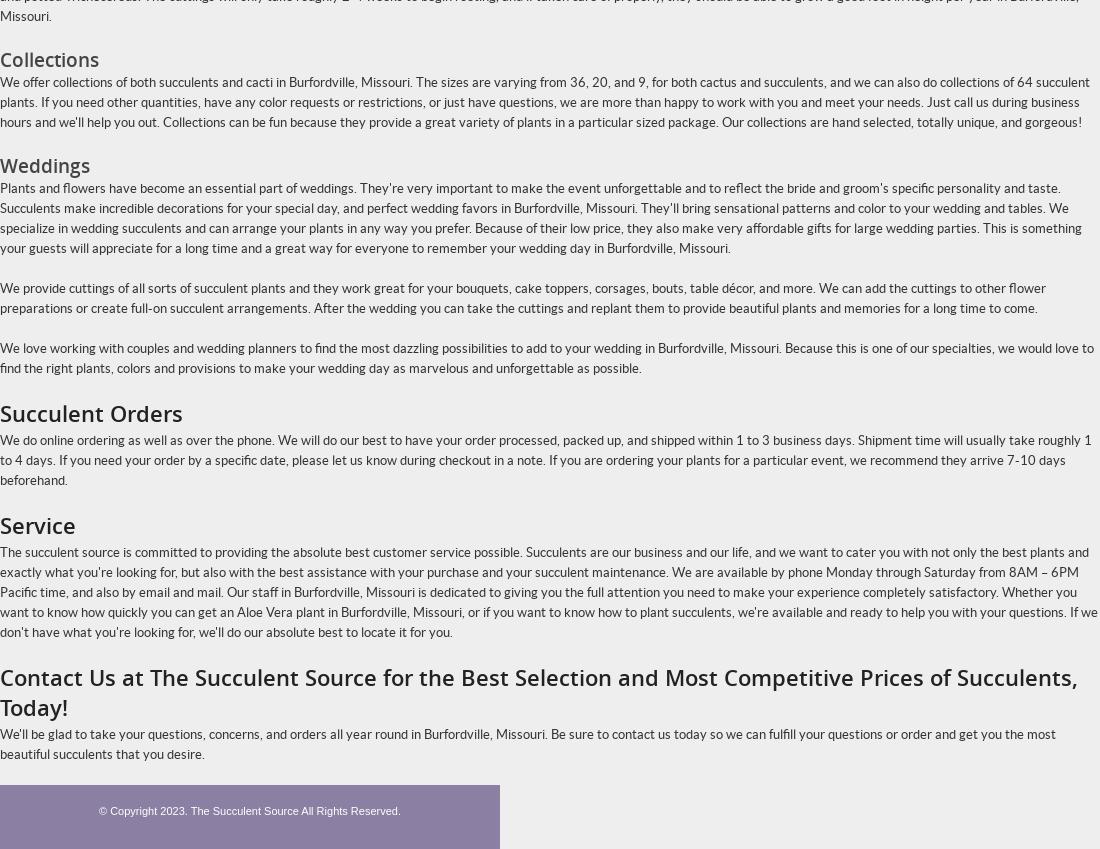 This screenshot has width=1100, height=849. Describe the element at coordinates (0, 60) in the screenshot. I see `'Collections'` at that location.